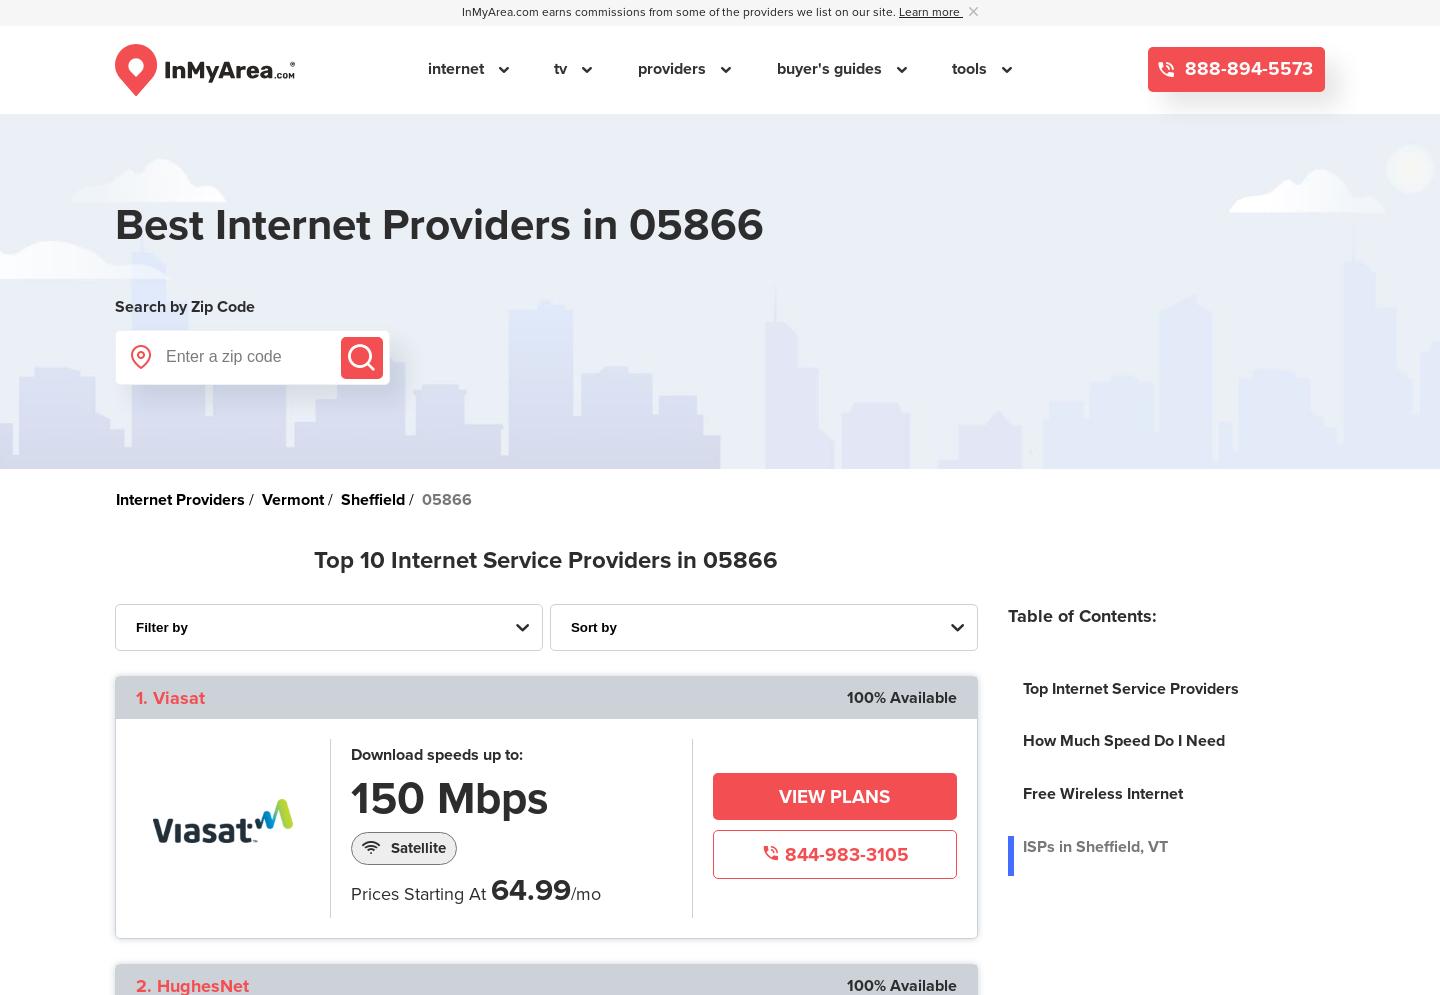  I want to click on 'Sheffield', so click(371, 498).